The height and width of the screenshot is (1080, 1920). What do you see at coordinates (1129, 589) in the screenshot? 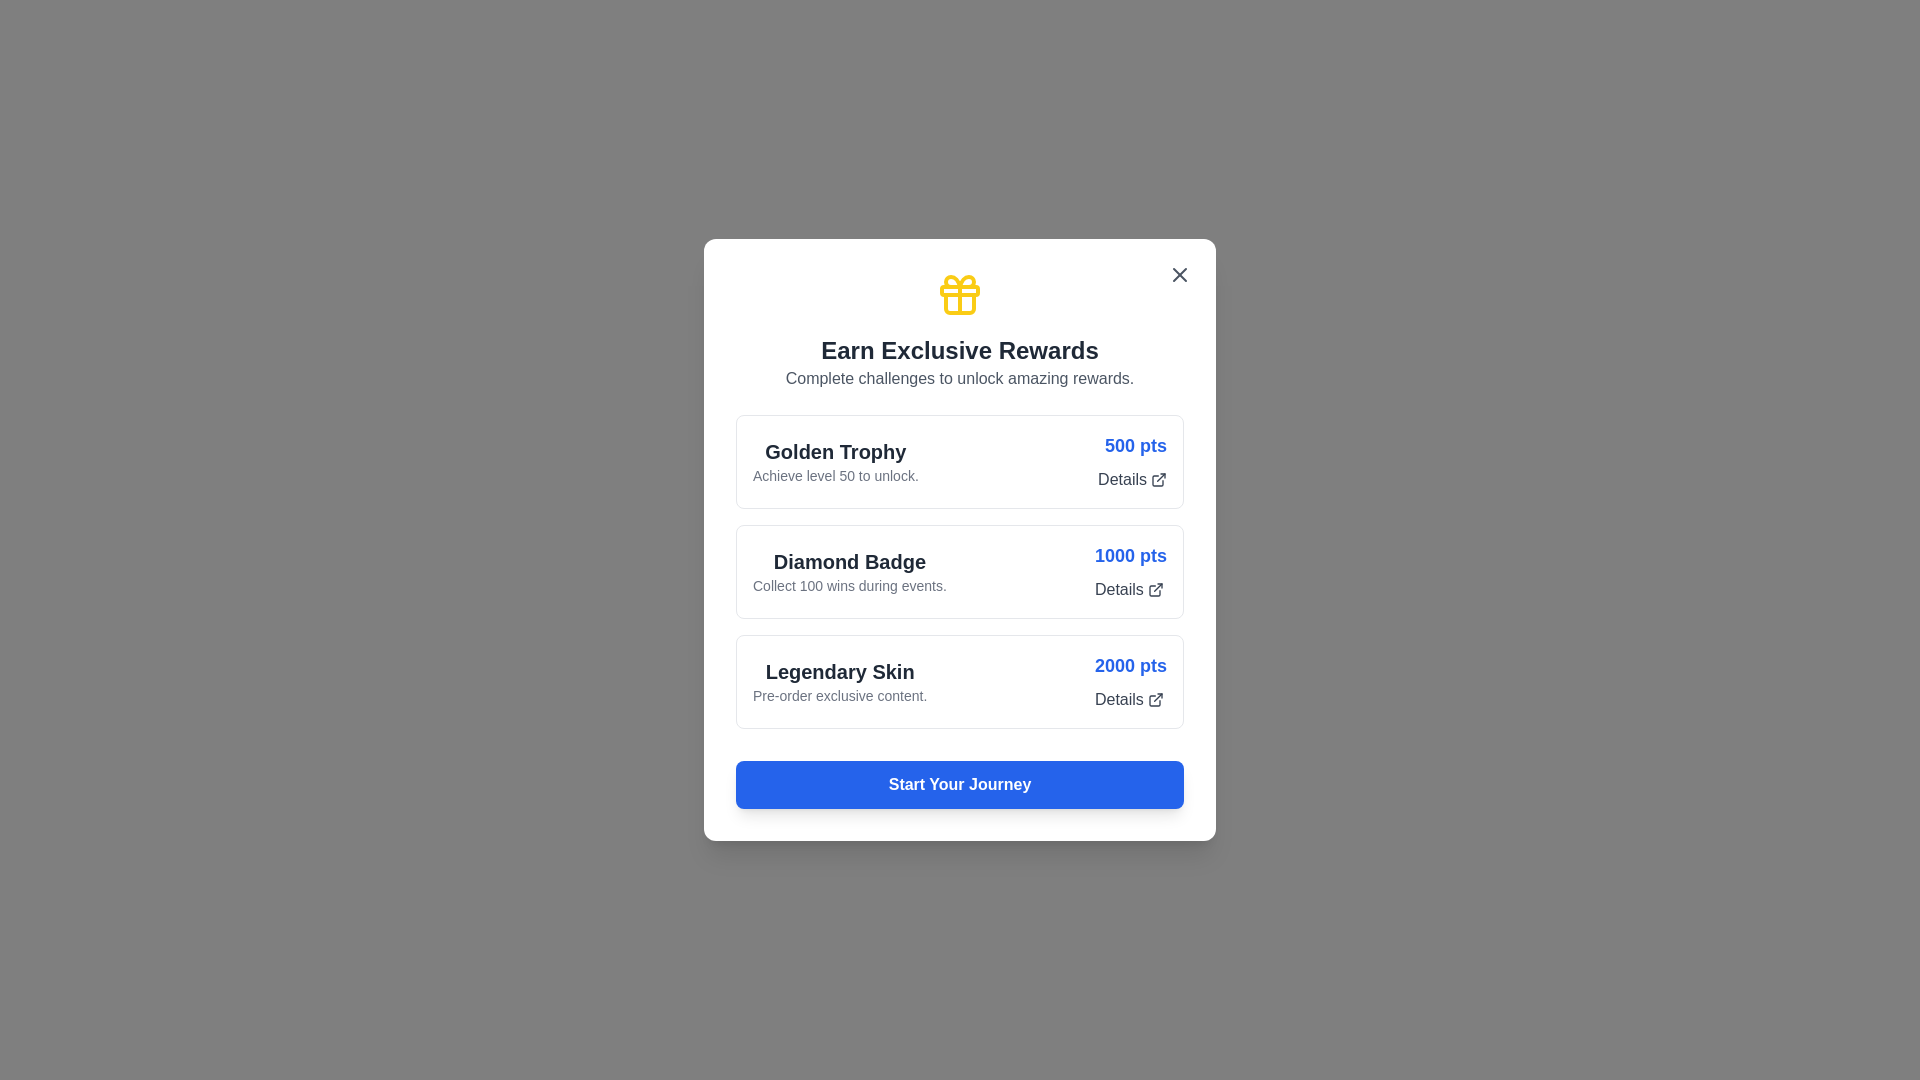
I see `the hyperlink located immediately to the right of '1000 pts' in the 'Diamond Badge' section` at bounding box center [1129, 589].